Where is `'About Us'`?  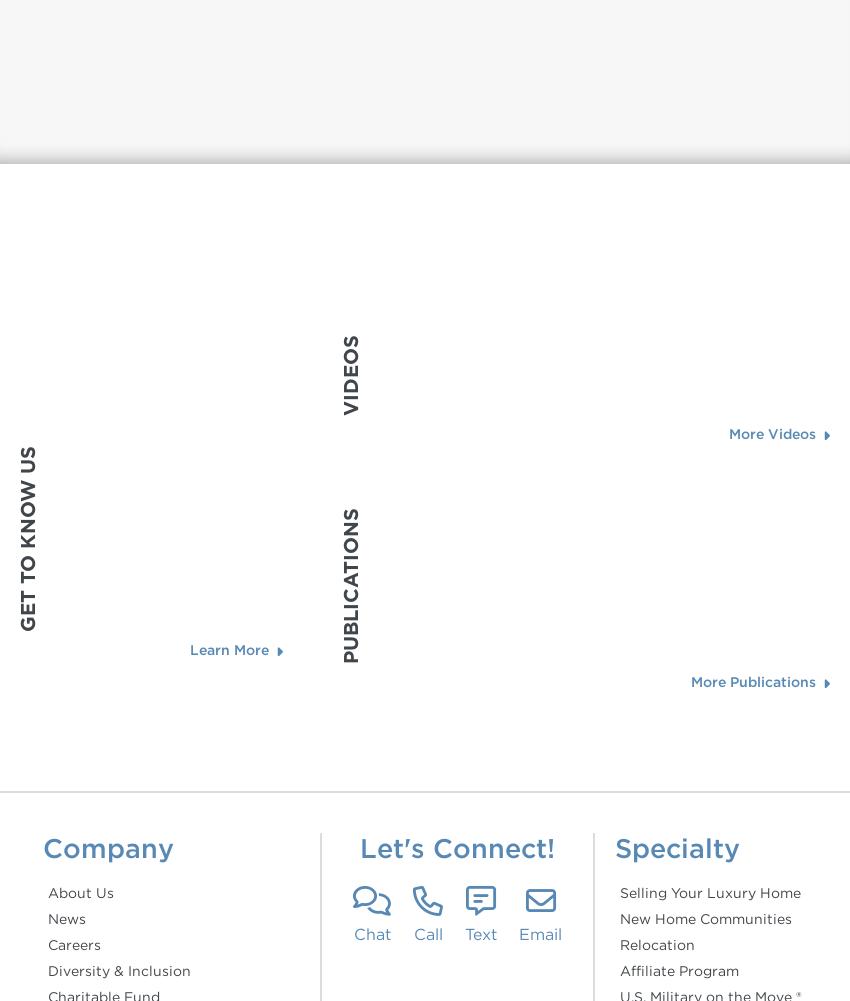
'About Us' is located at coordinates (81, 891).